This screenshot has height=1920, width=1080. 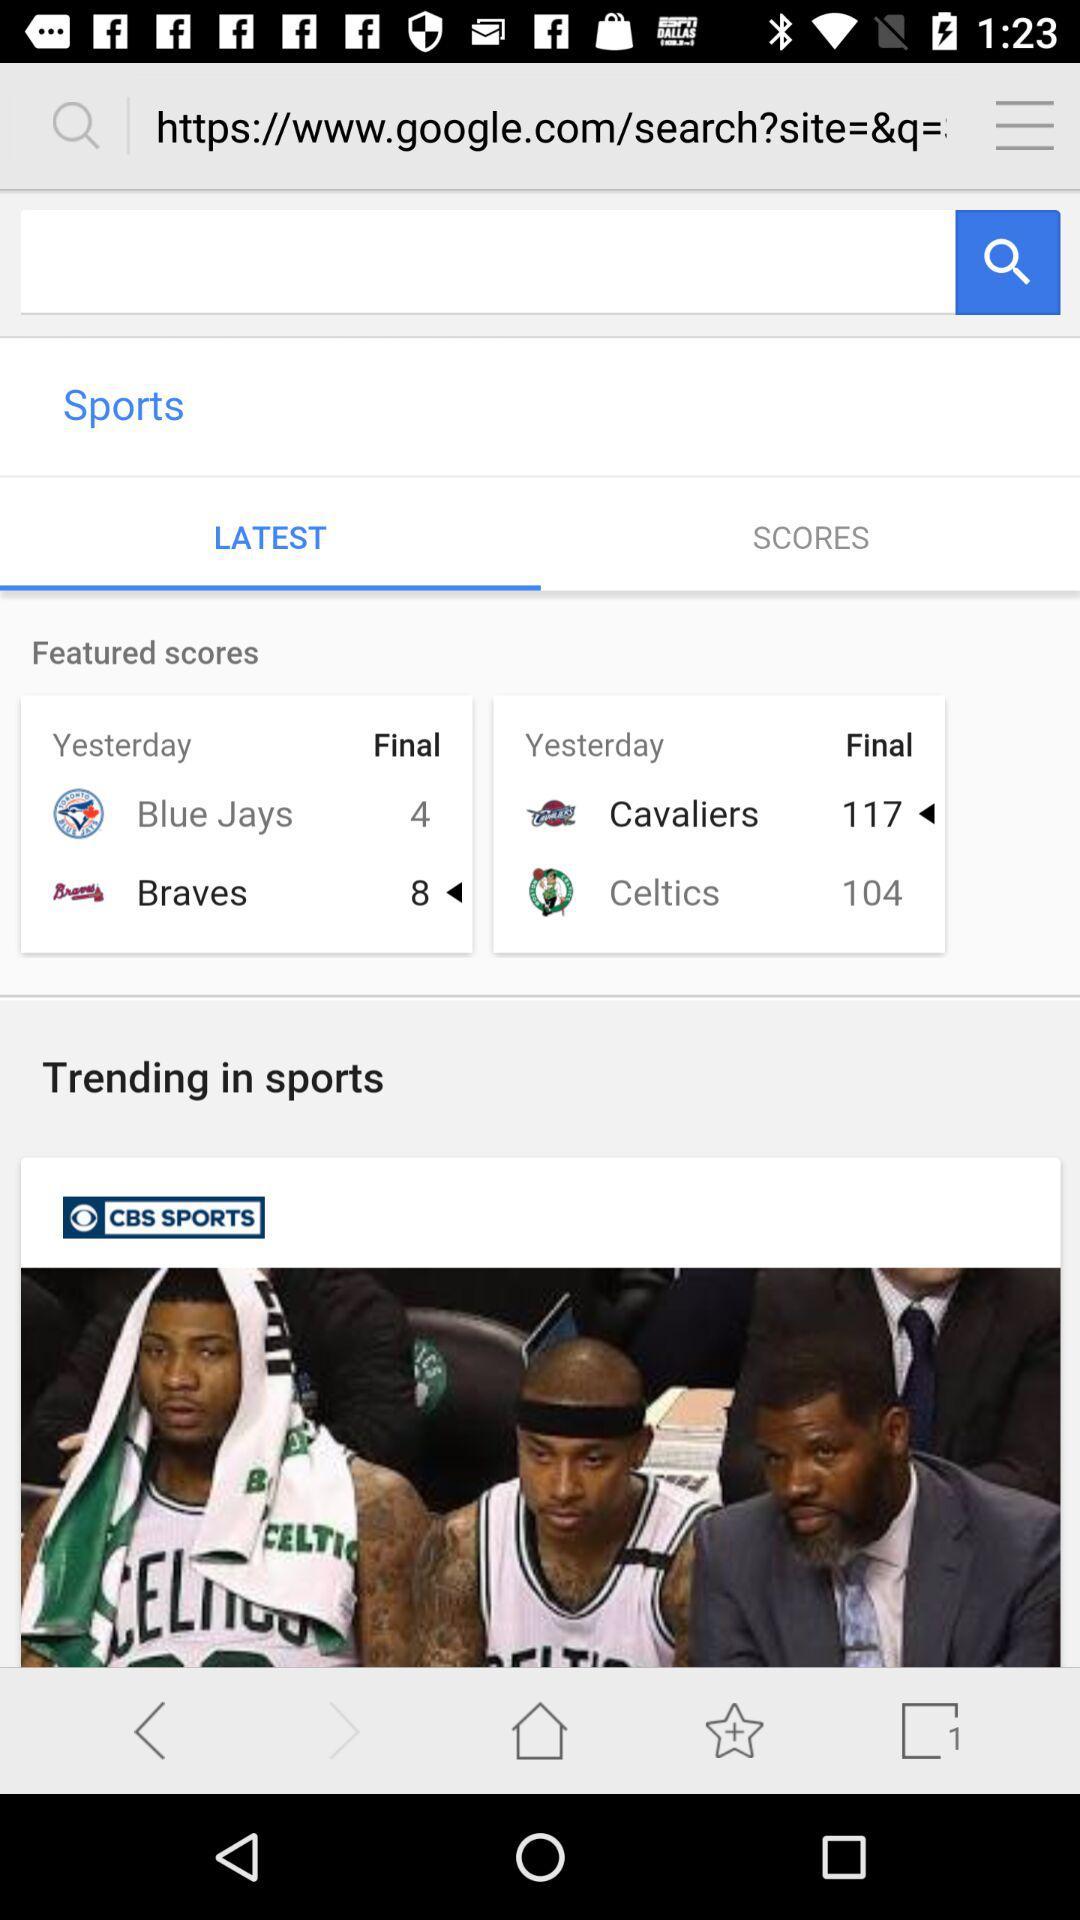 I want to click on the menu page, so click(x=1024, y=124).